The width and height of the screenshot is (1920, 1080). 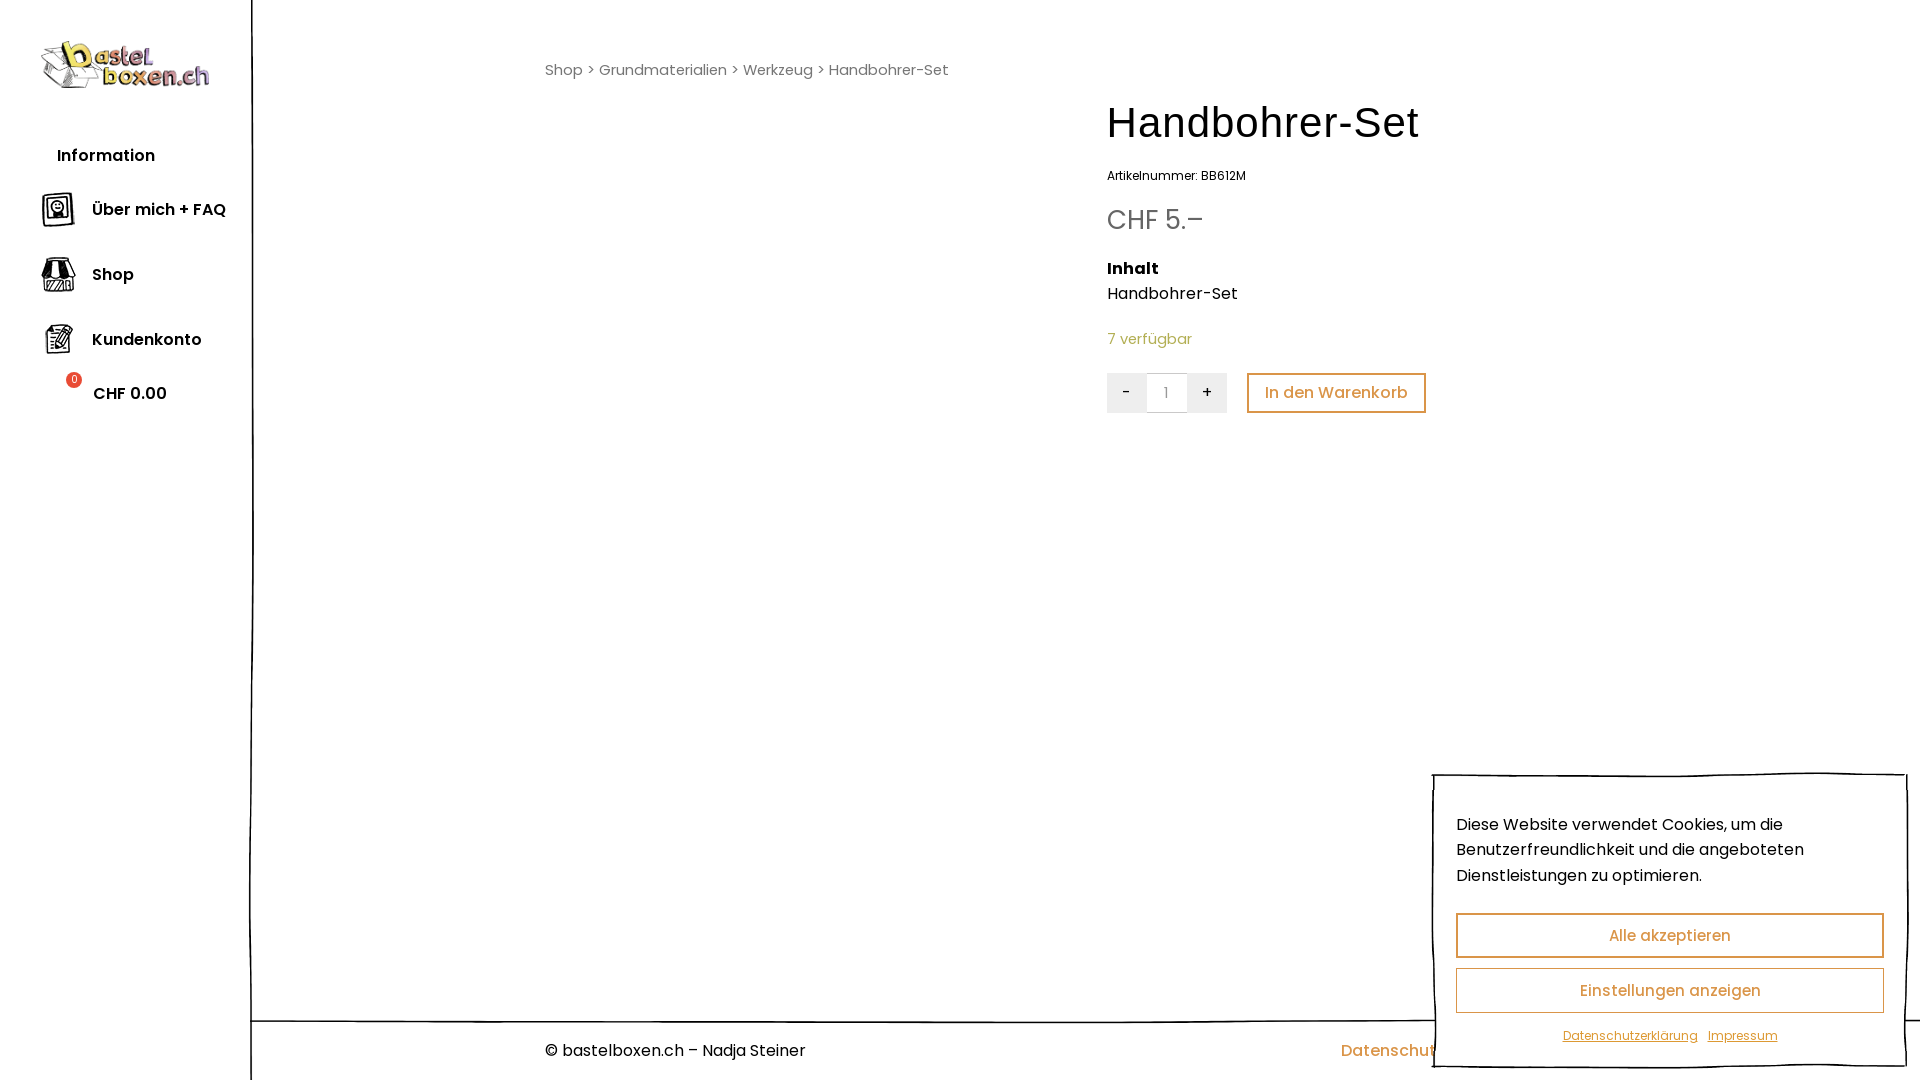 What do you see at coordinates (86, 275) in the screenshot?
I see `'Shop'` at bounding box center [86, 275].